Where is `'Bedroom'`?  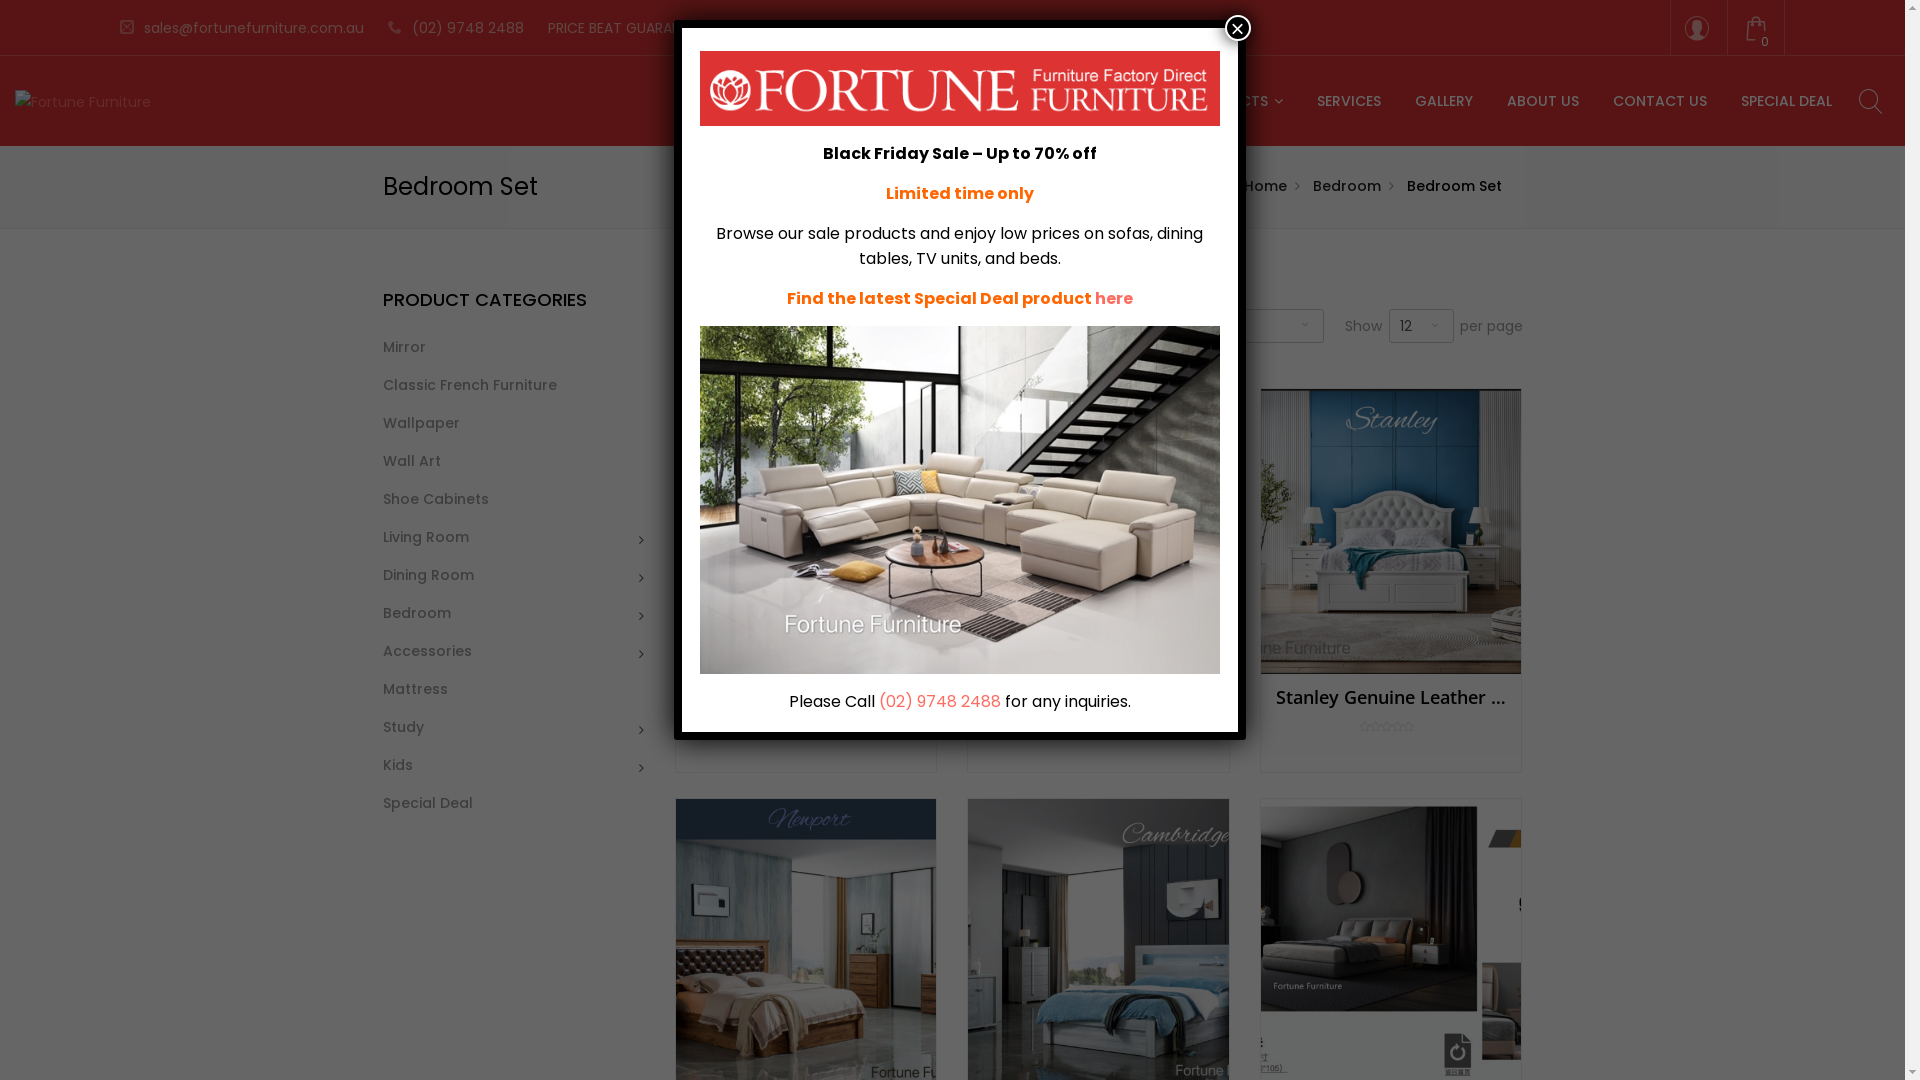
'Bedroom' is located at coordinates (1311, 185).